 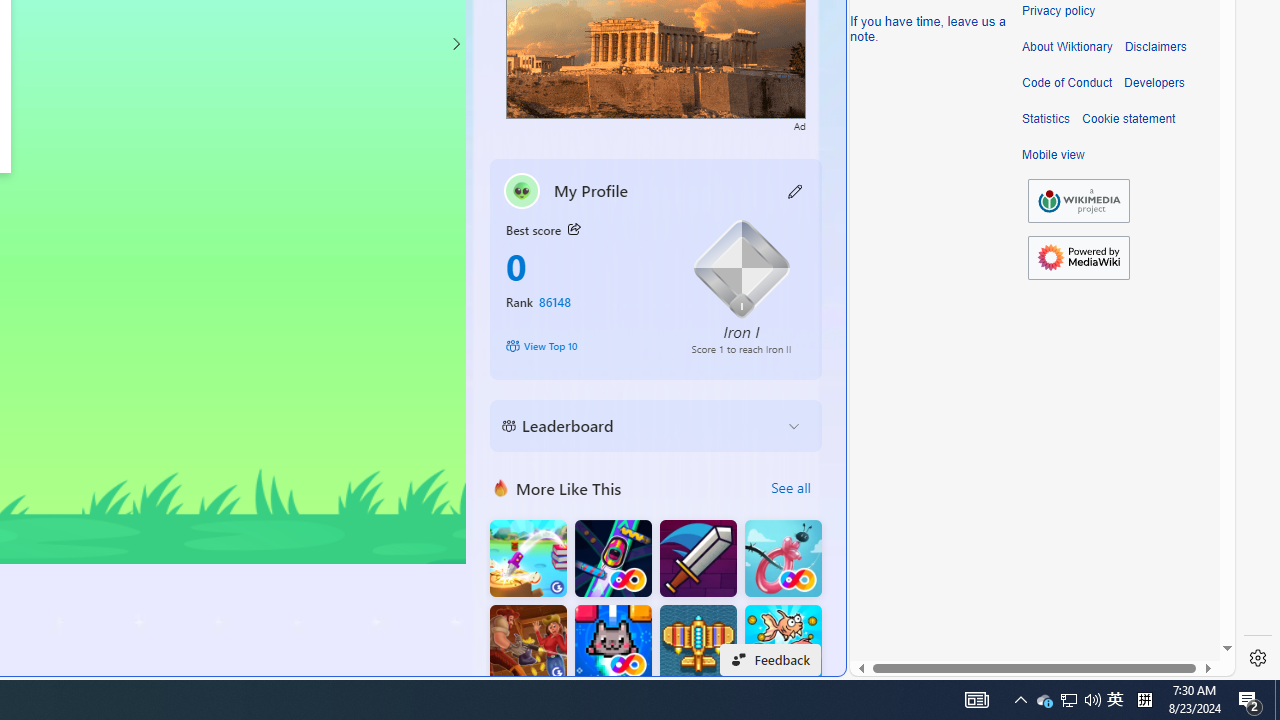 I want to click on 'See all', so click(x=790, y=488).